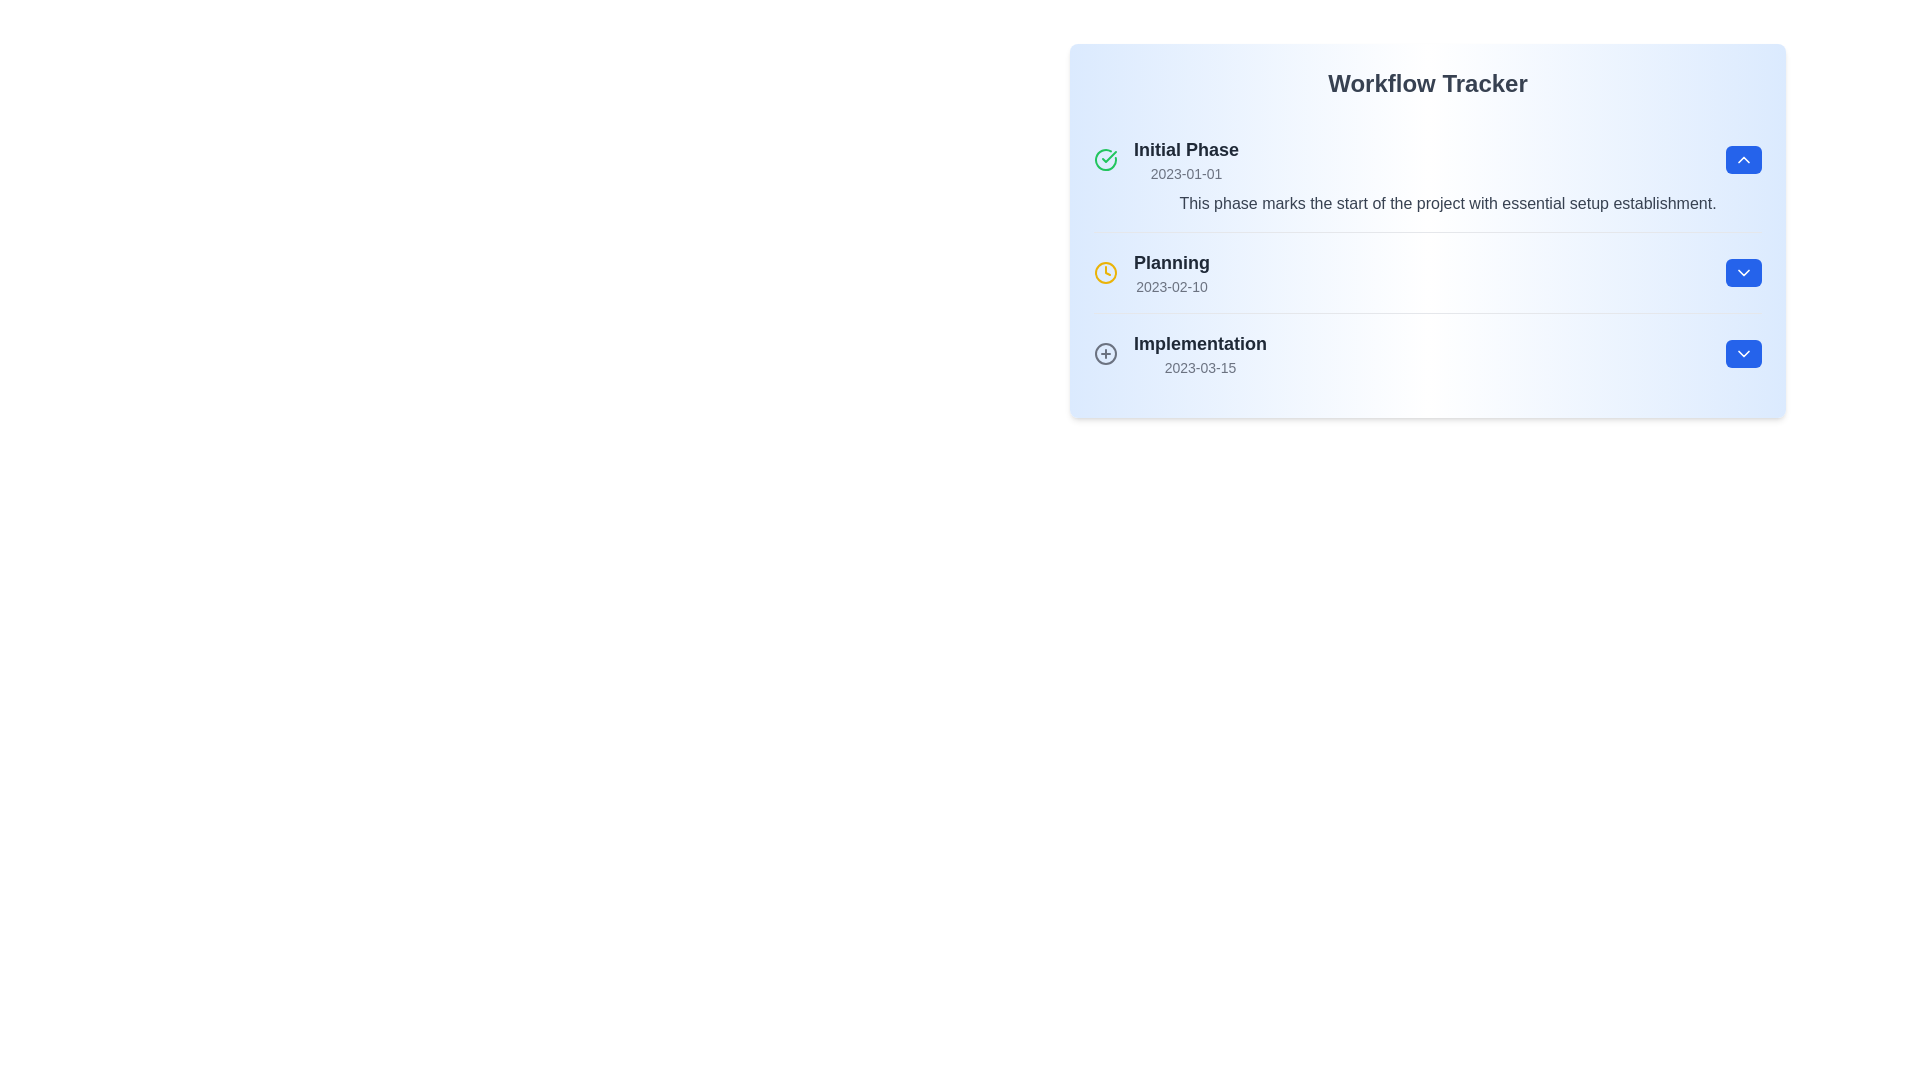 The width and height of the screenshot is (1920, 1080). What do you see at coordinates (1104, 353) in the screenshot?
I see `the circular '+' icon located to the left of the text 'Implementation 2023-03-15' in the workflow tracker` at bounding box center [1104, 353].